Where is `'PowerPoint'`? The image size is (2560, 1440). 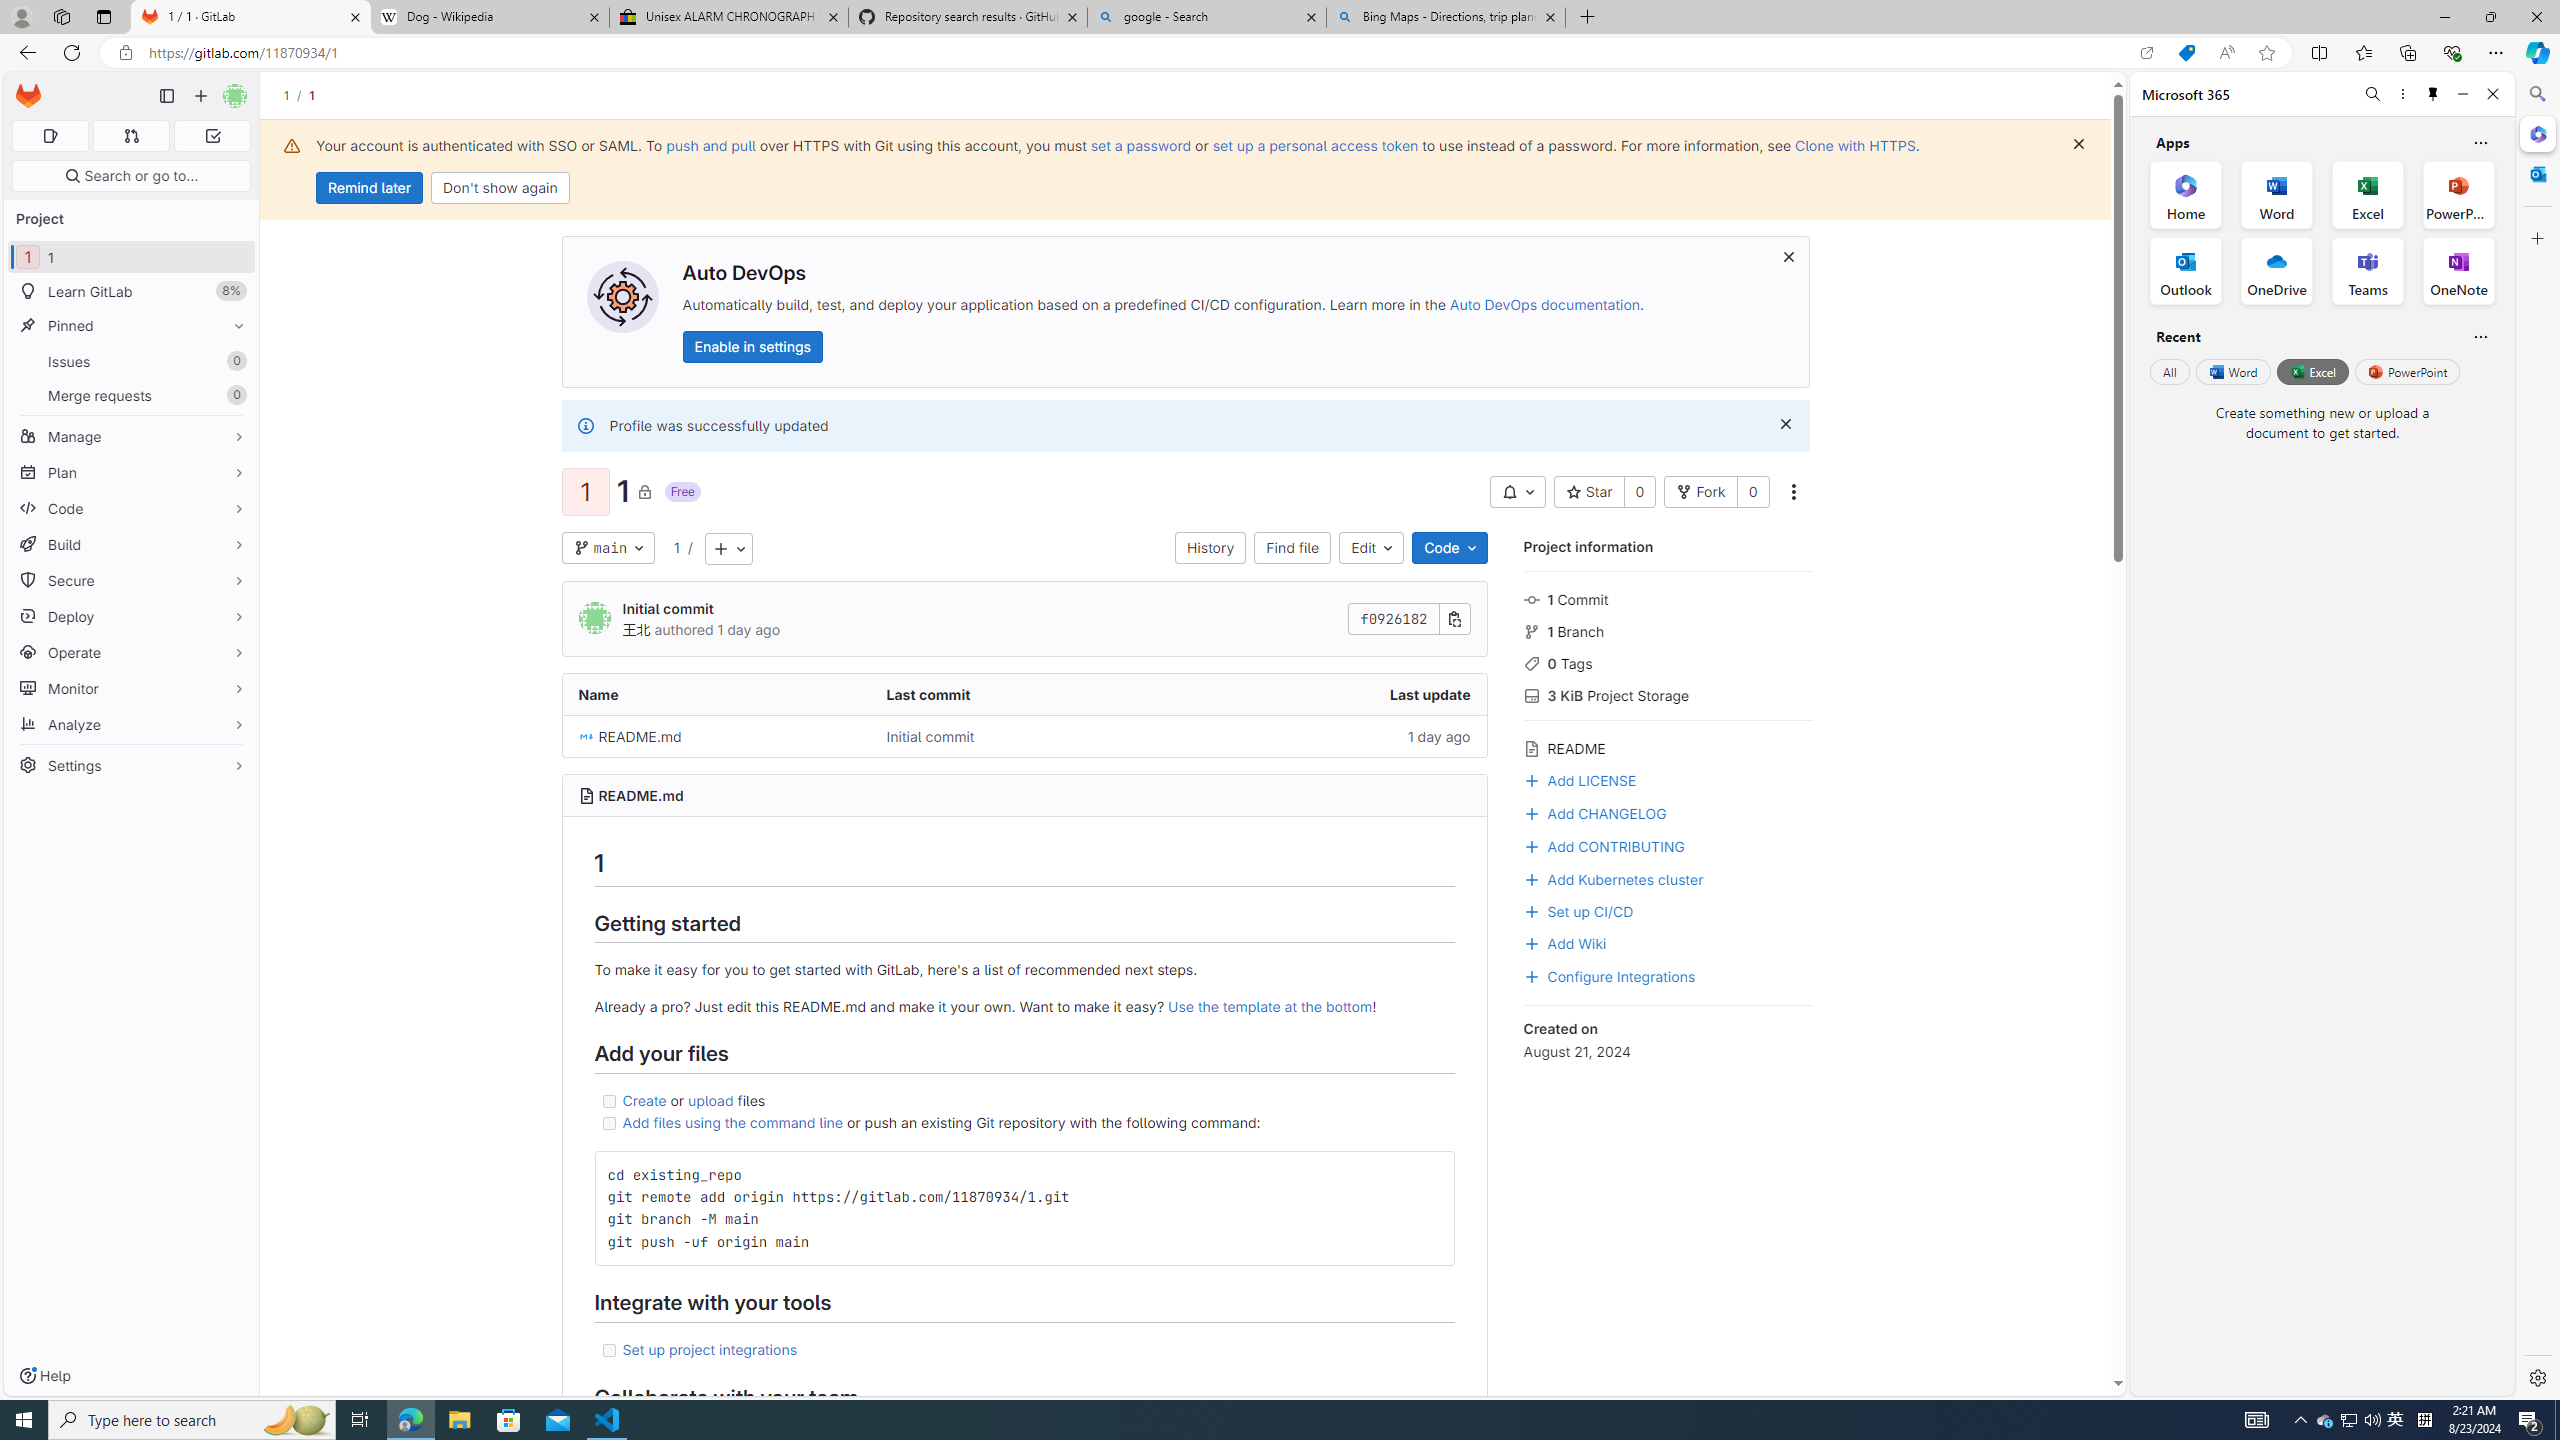 'PowerPoint' is located at coordinates (2406, 371).